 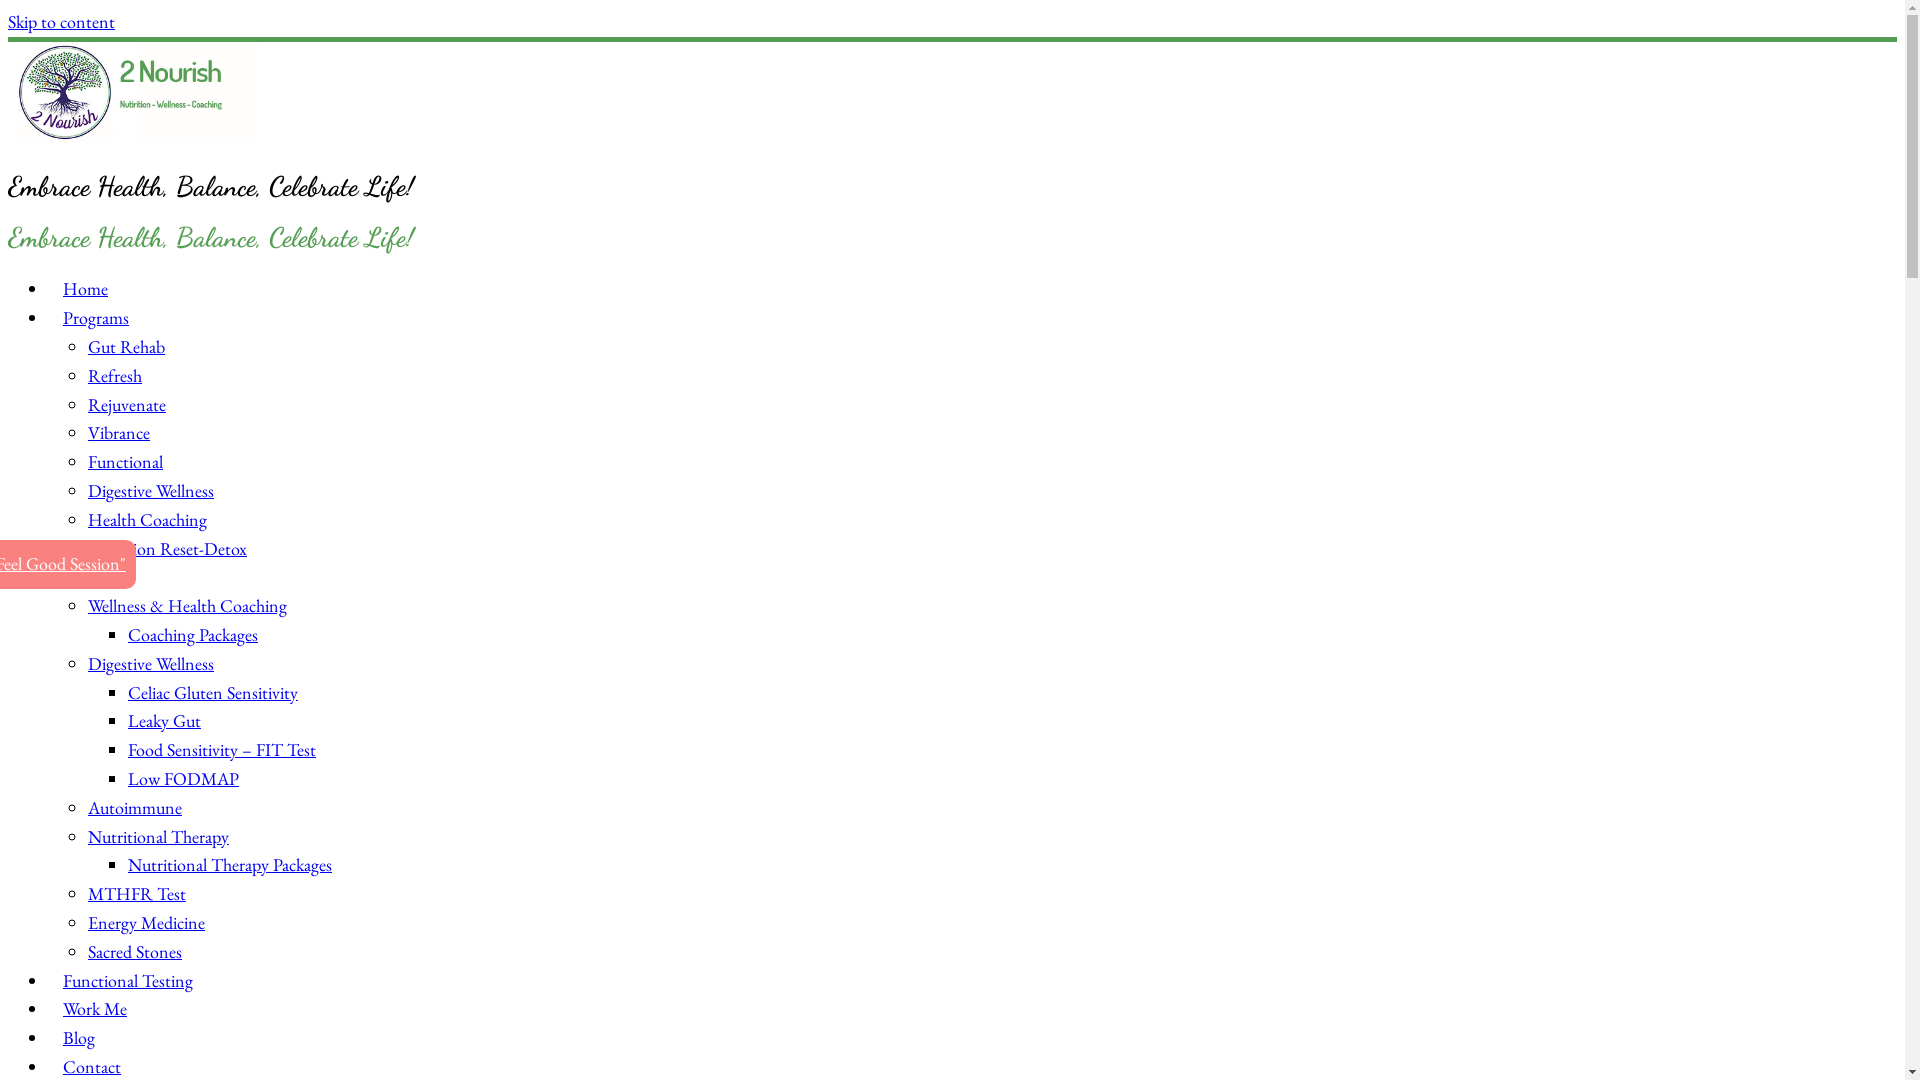 What do you see at coordinates (125, 345) in the screenshot?
I see `'Gut Rehab'` at bounding box center [125, 345].